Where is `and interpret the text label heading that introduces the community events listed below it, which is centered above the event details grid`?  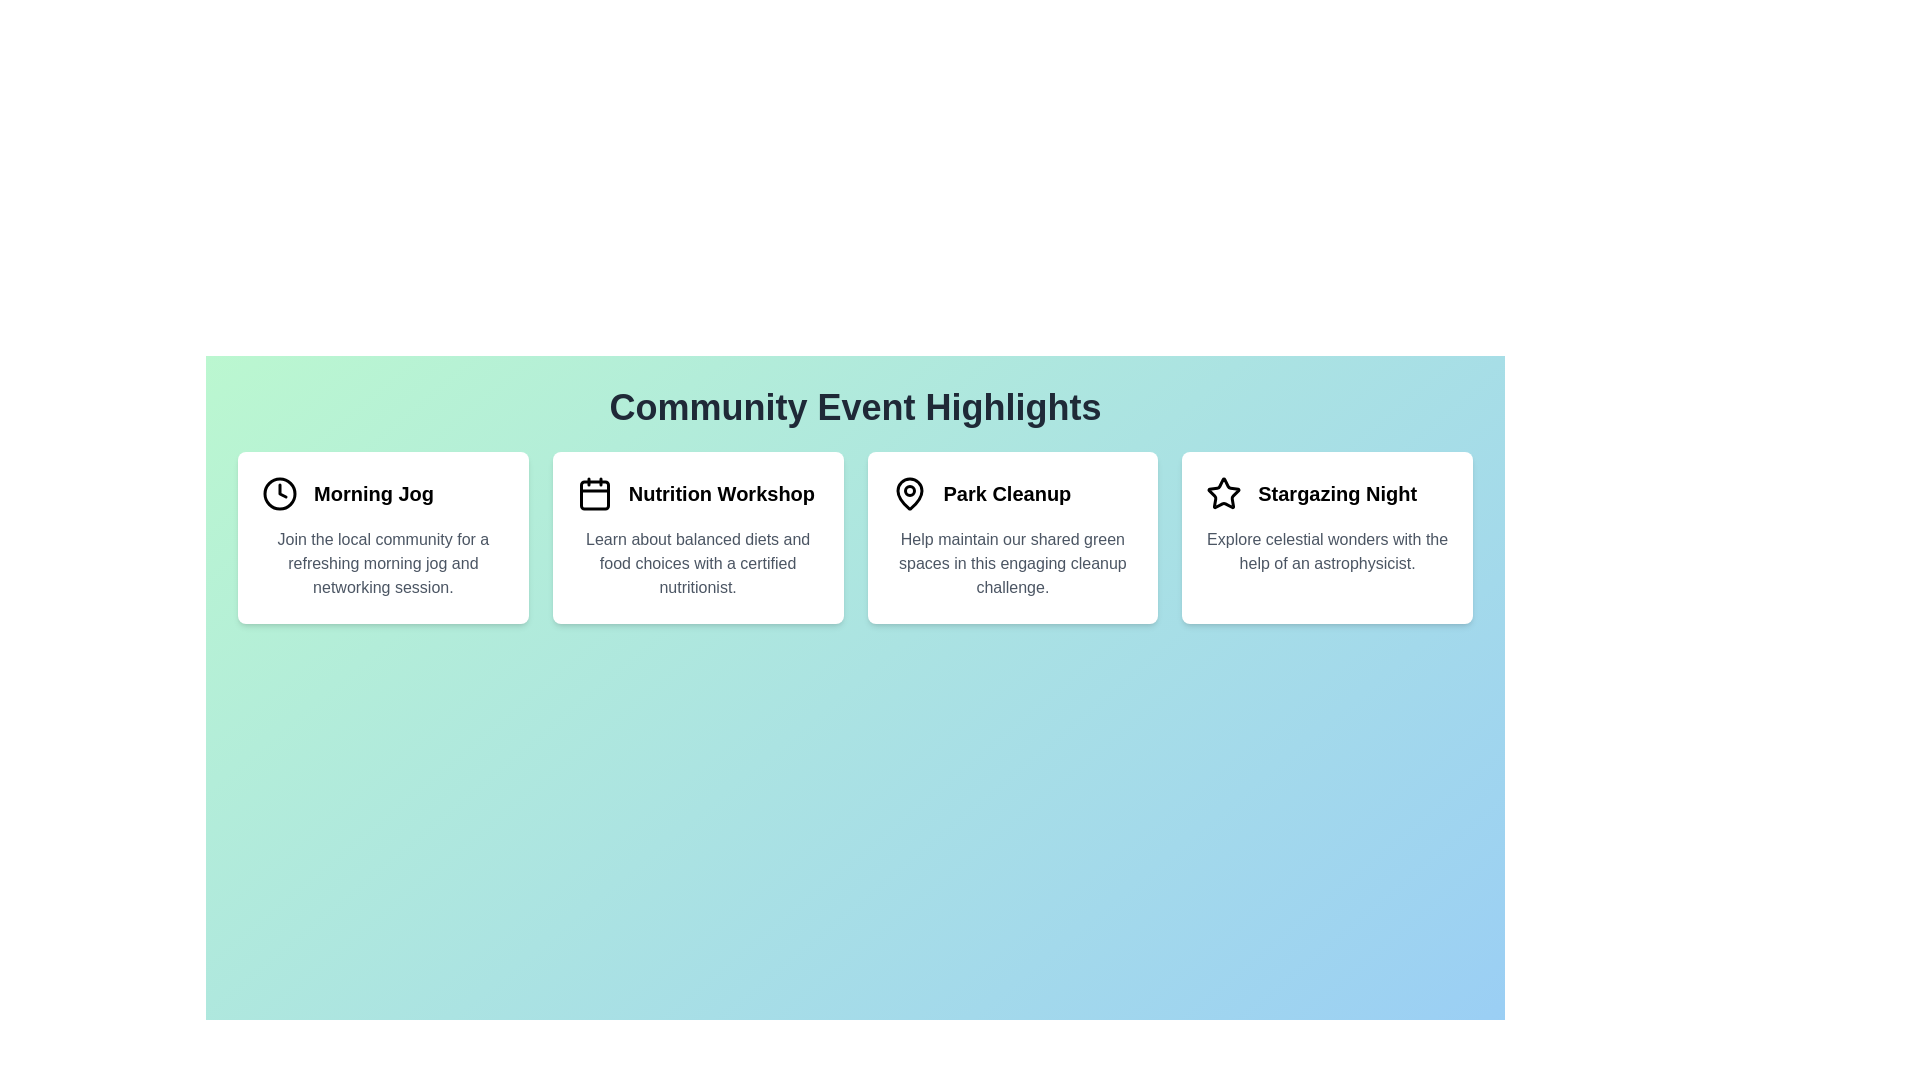
and interpret the text label heading that introduces the community events listed below it, which is centered above the event details grid is located at coordinates (855, 407).